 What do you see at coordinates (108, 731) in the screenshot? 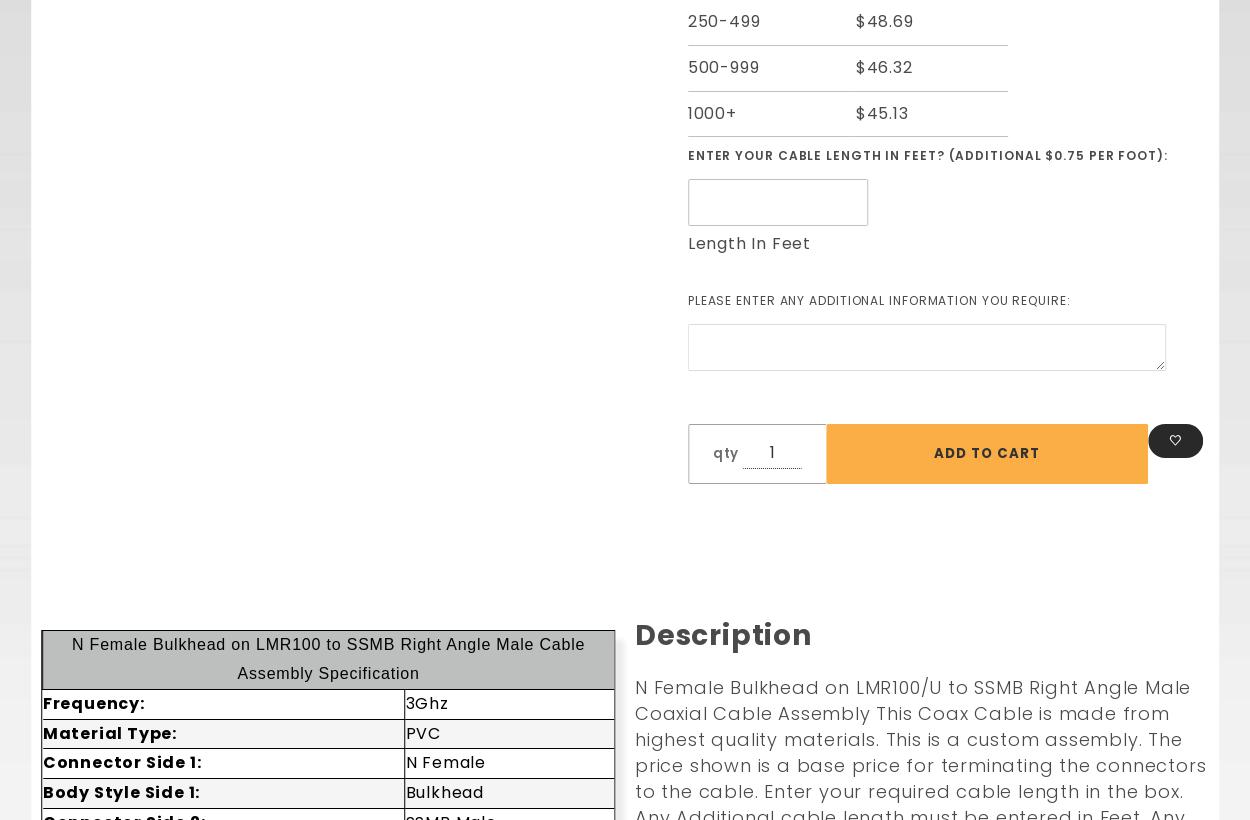
I see `'Material Type:'` at bounding box center [108, 731].